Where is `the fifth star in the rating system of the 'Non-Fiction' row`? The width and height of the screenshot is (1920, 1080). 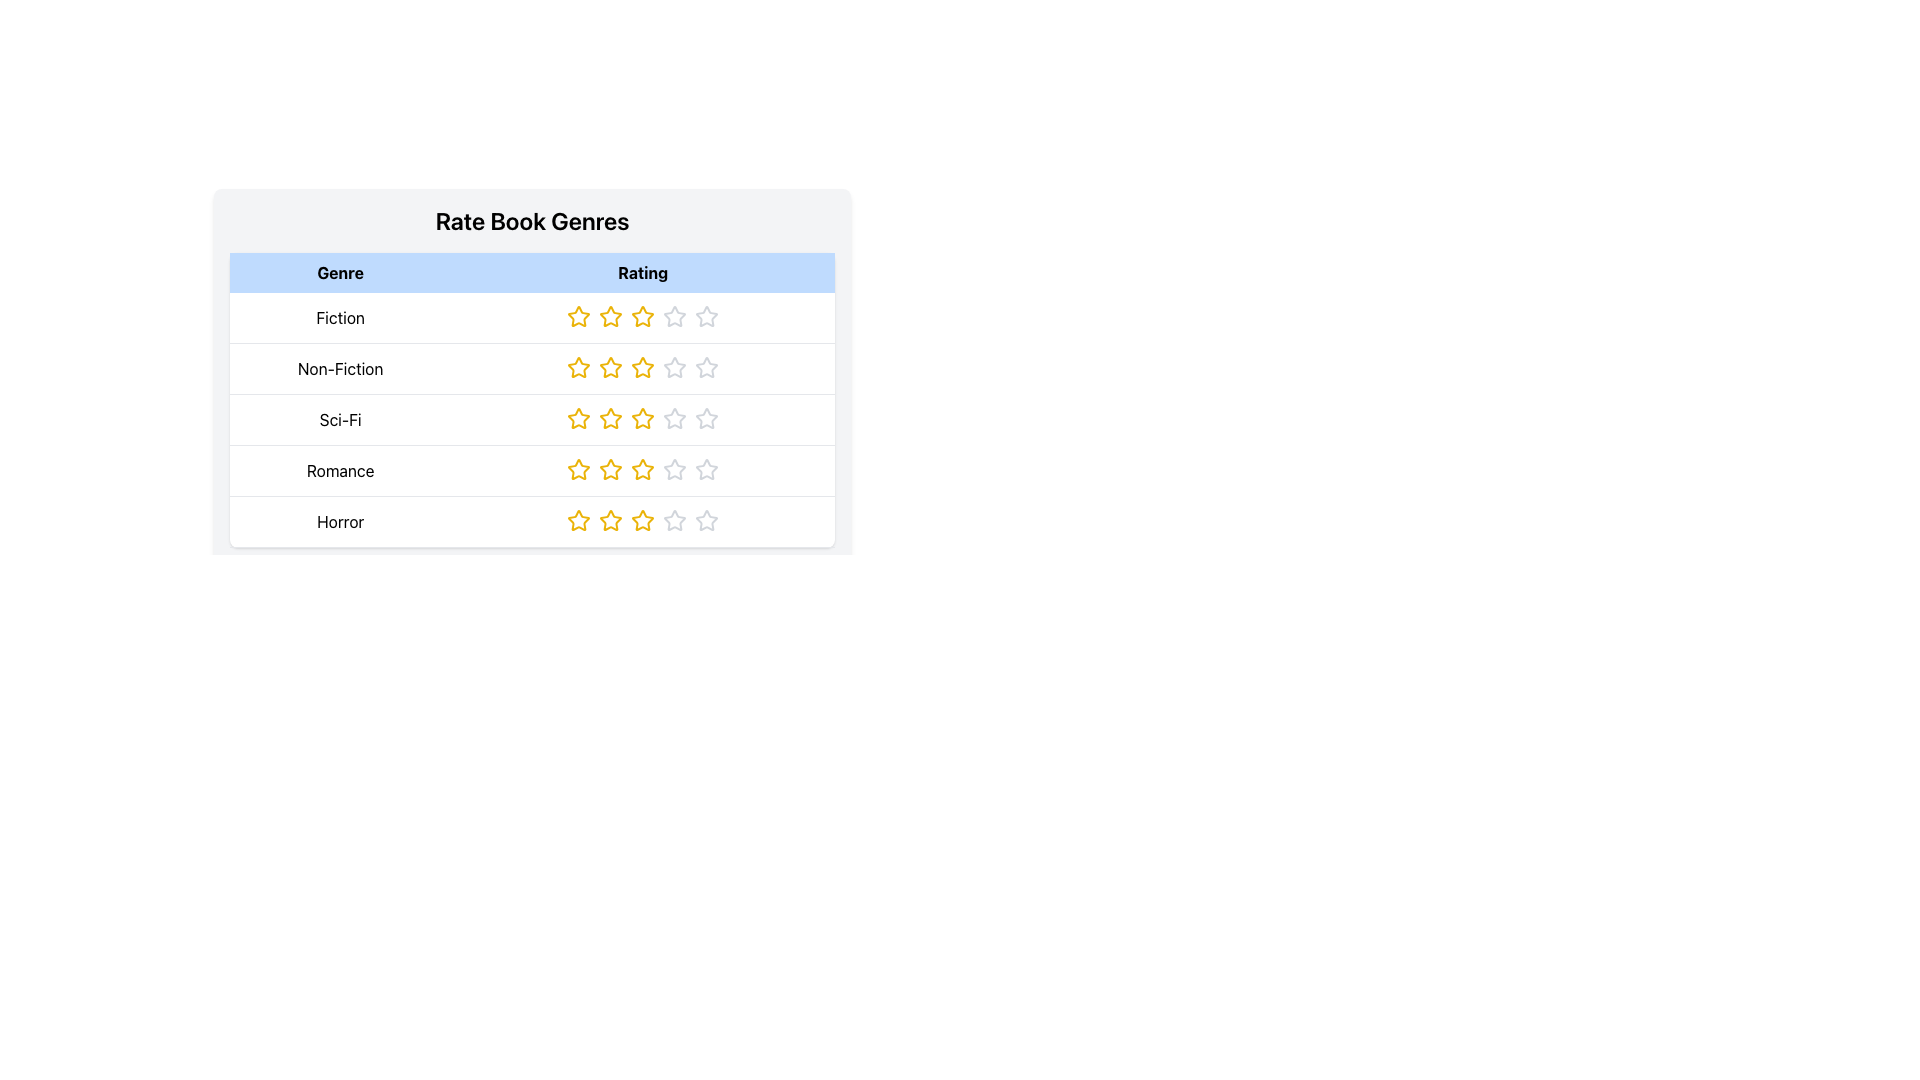 the fifth star in the rating system of the 'Non-Fiction' row is located at coordinates (707, 367).